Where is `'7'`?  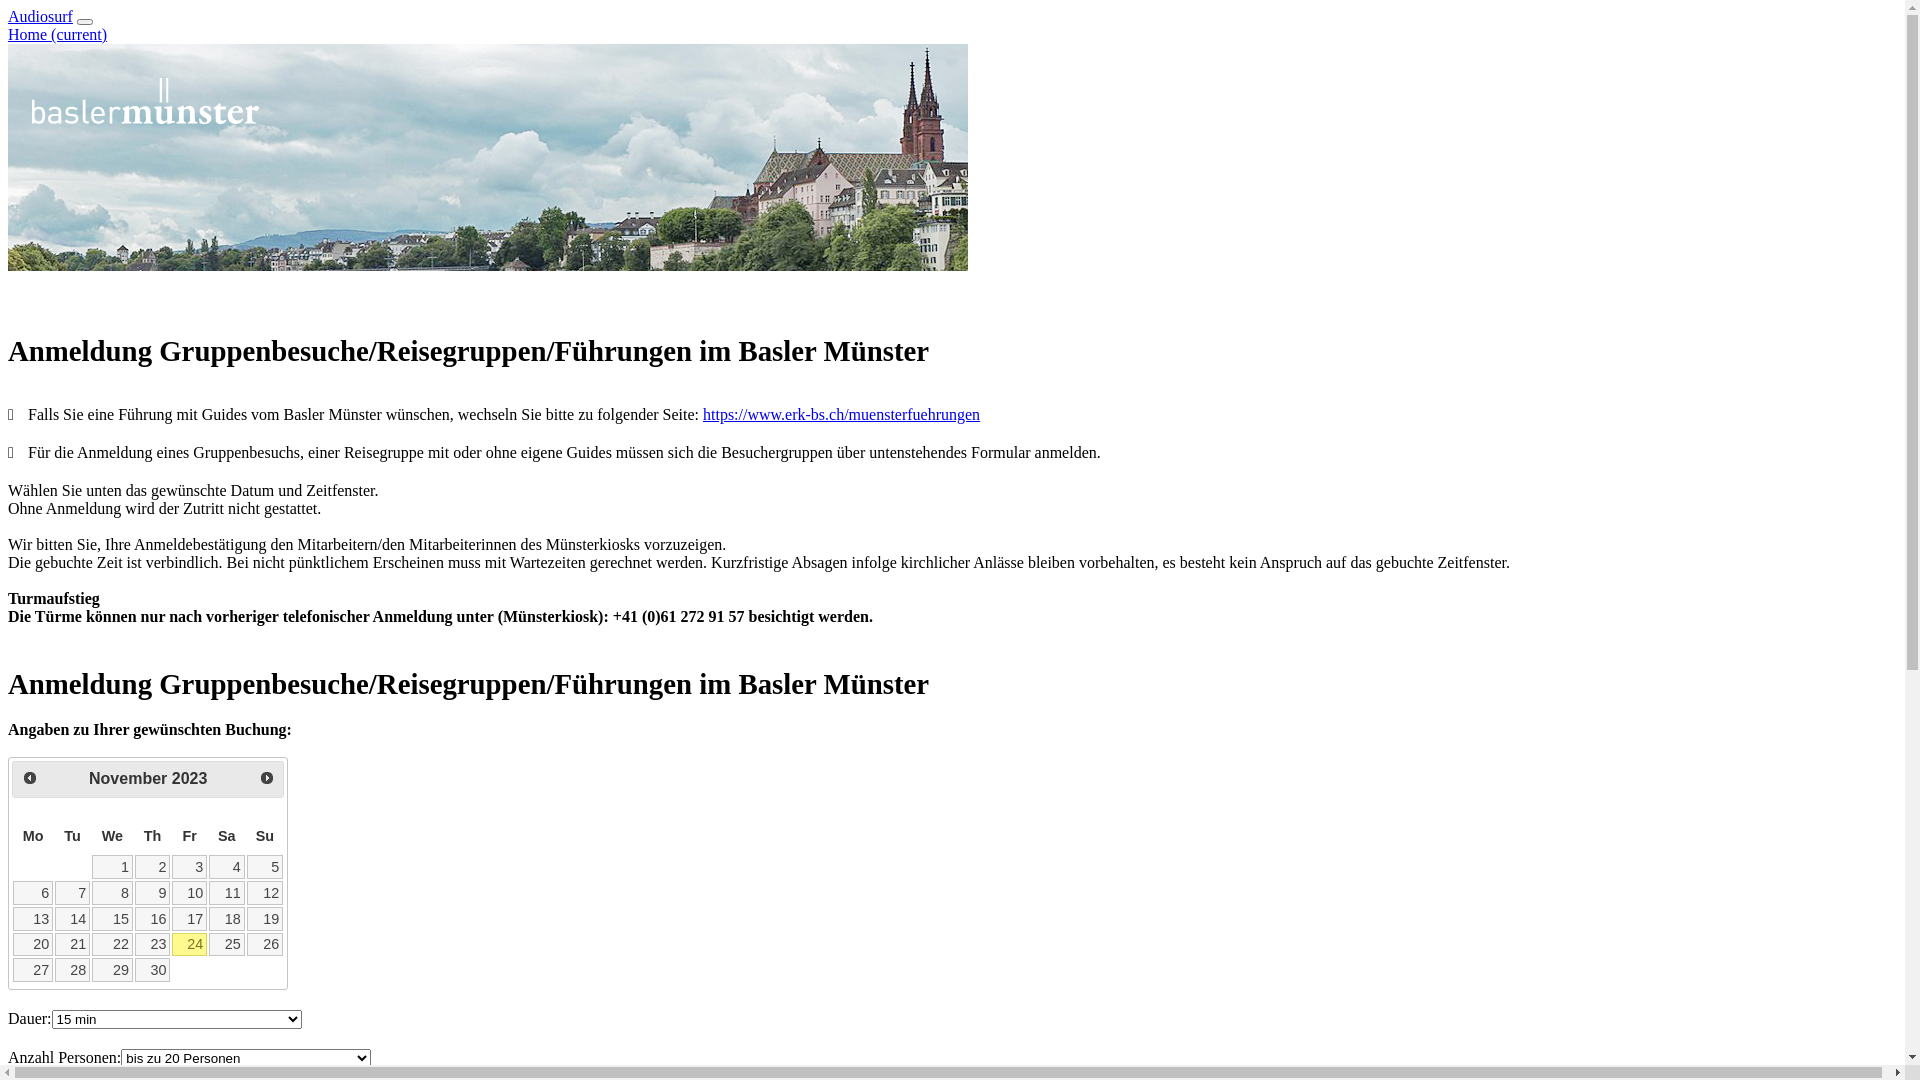 '7' is located at coordinates (72, 892).